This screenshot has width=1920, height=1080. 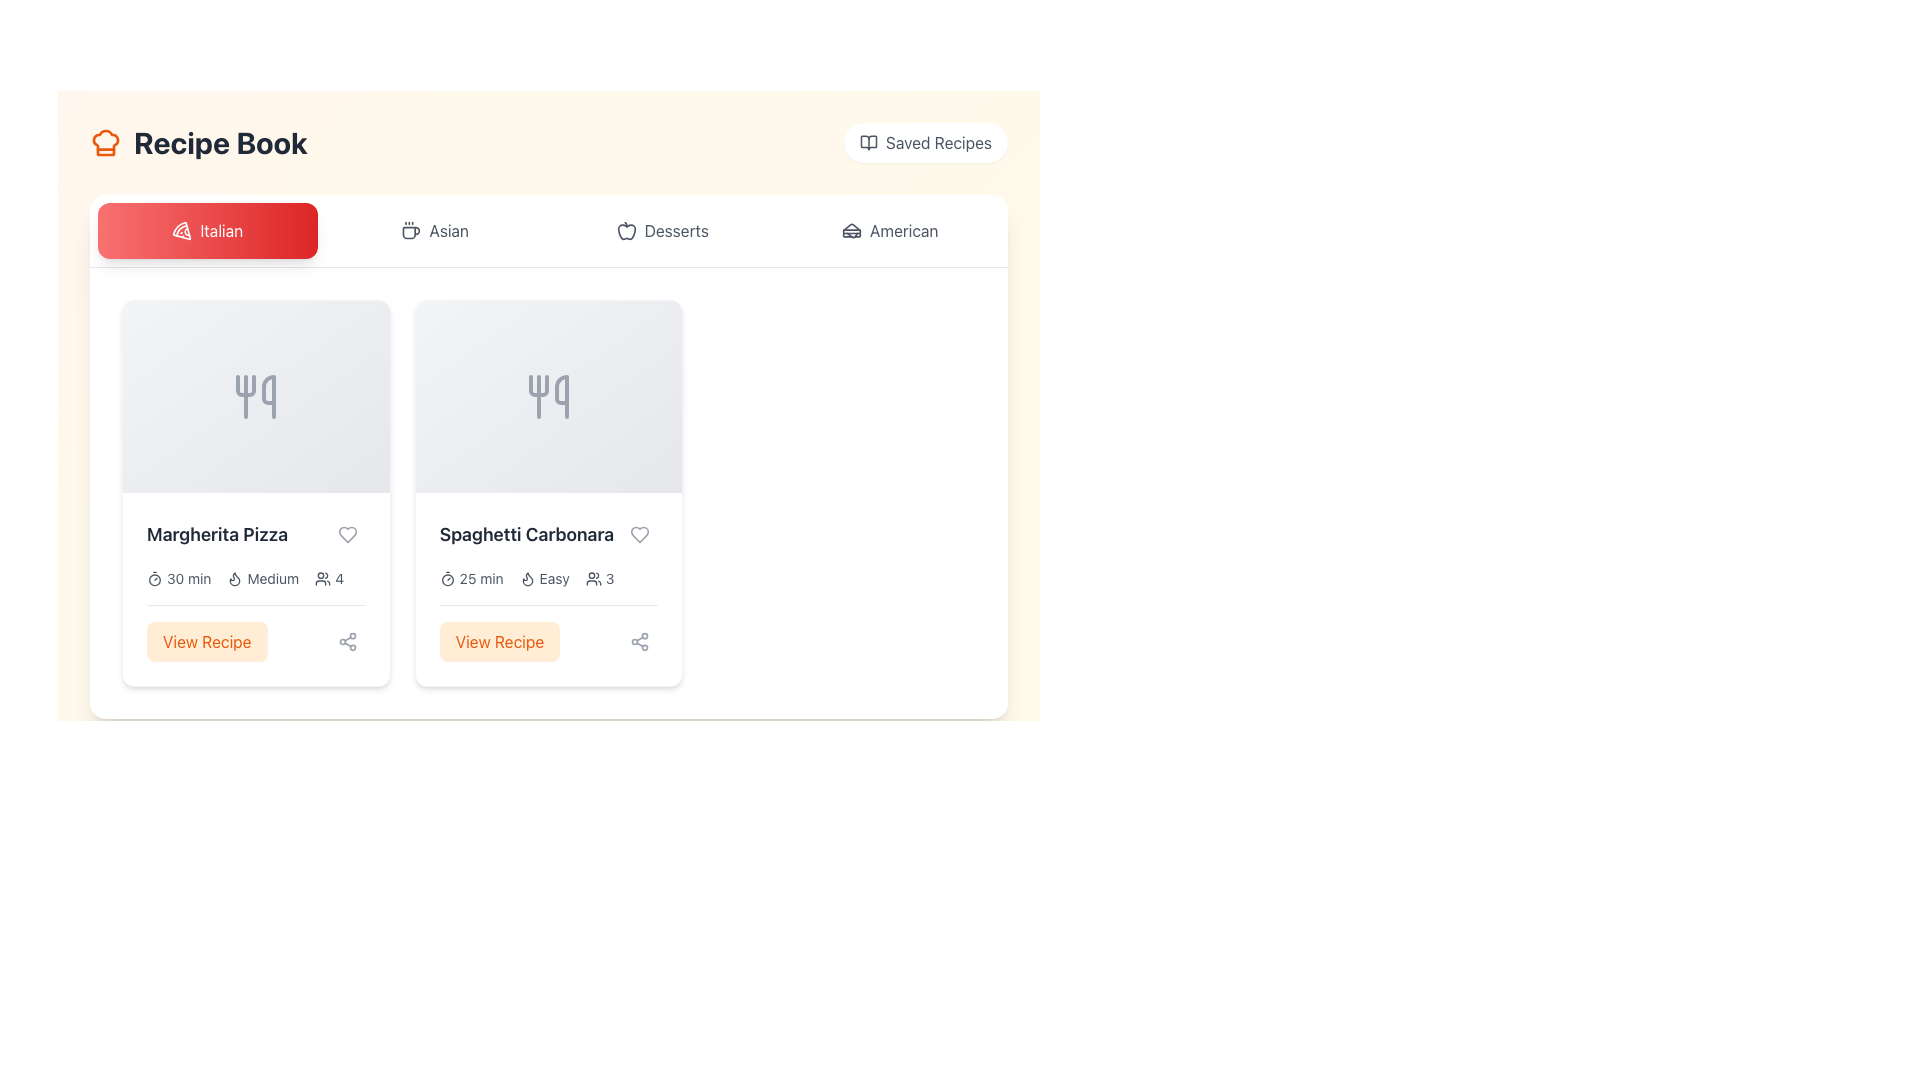 What do you see at coordinates (925, 141) in the screenshot?
I see `the navigation button in the top-right section above the recipes grid, adjacent to the title 'Recipe Book'` at bounding box center [925, 141].